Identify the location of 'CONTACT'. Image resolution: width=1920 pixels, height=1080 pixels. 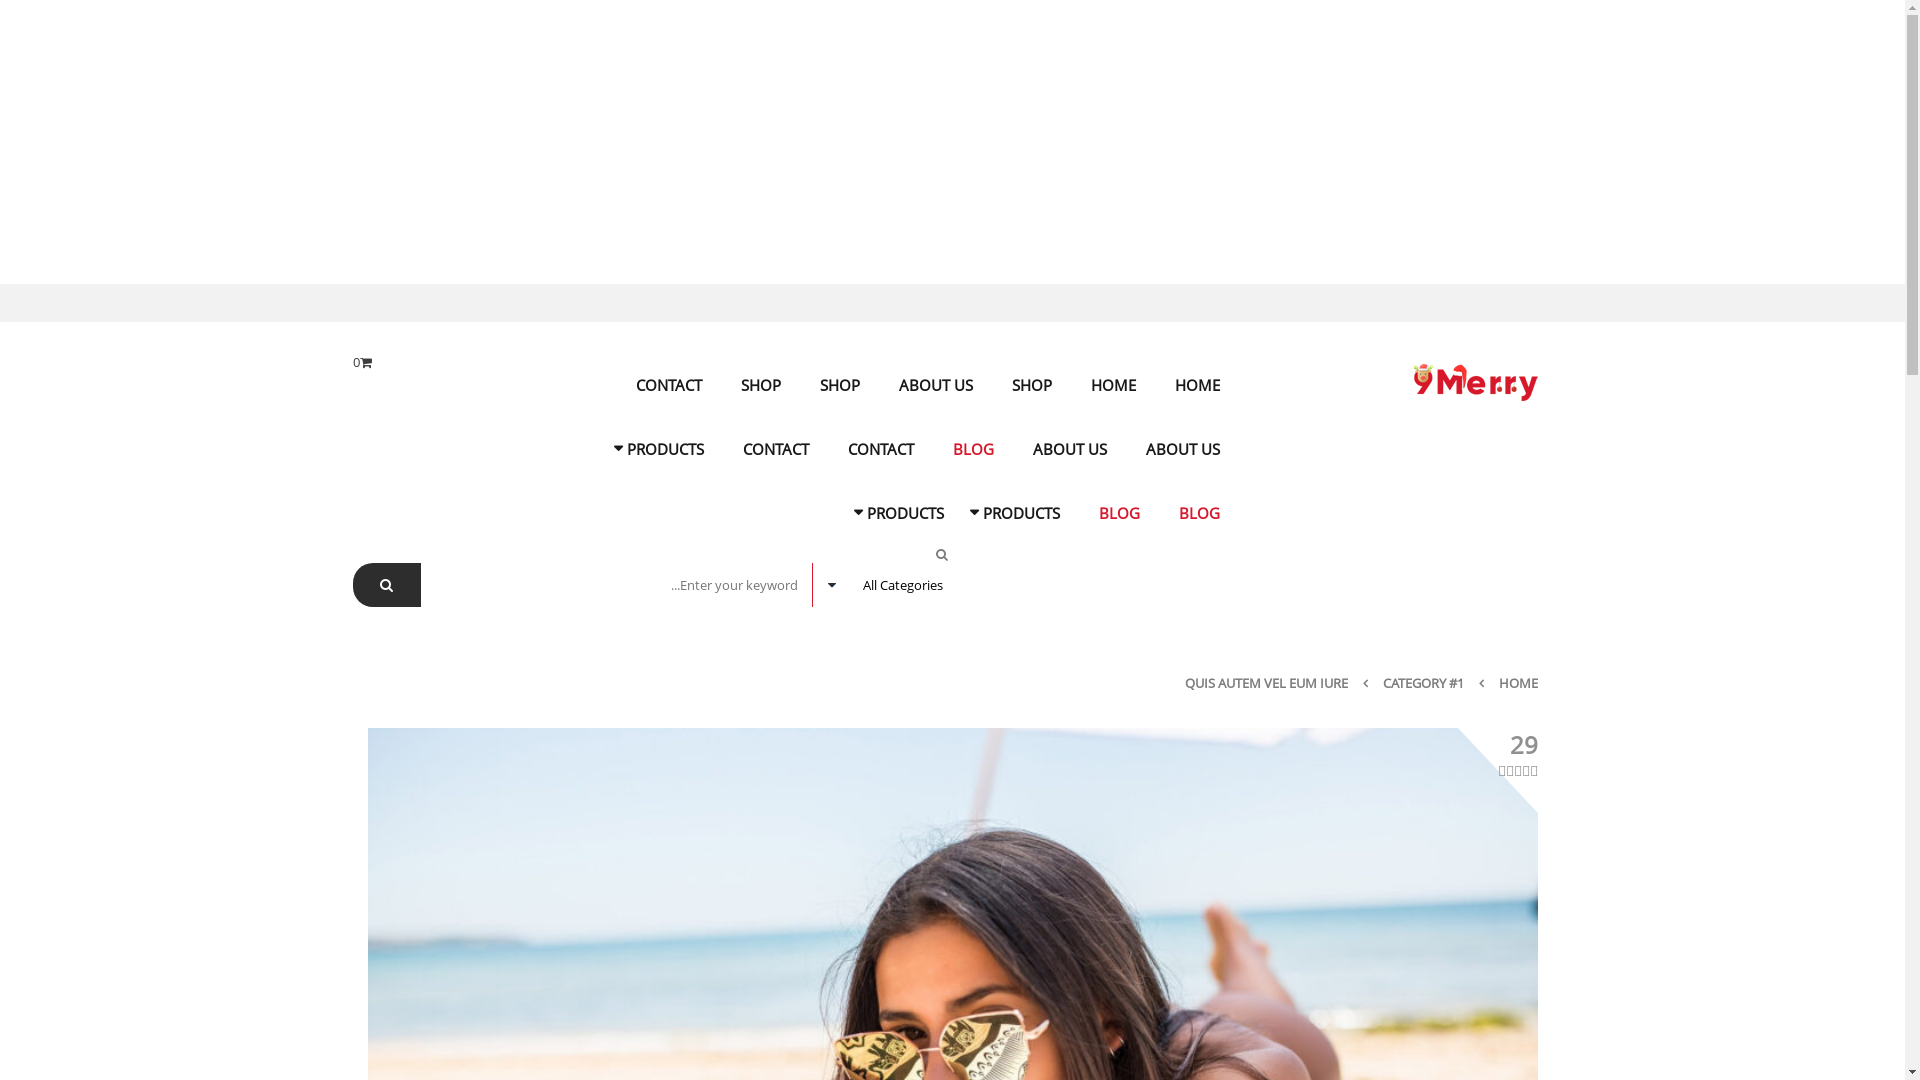
(668, 385).